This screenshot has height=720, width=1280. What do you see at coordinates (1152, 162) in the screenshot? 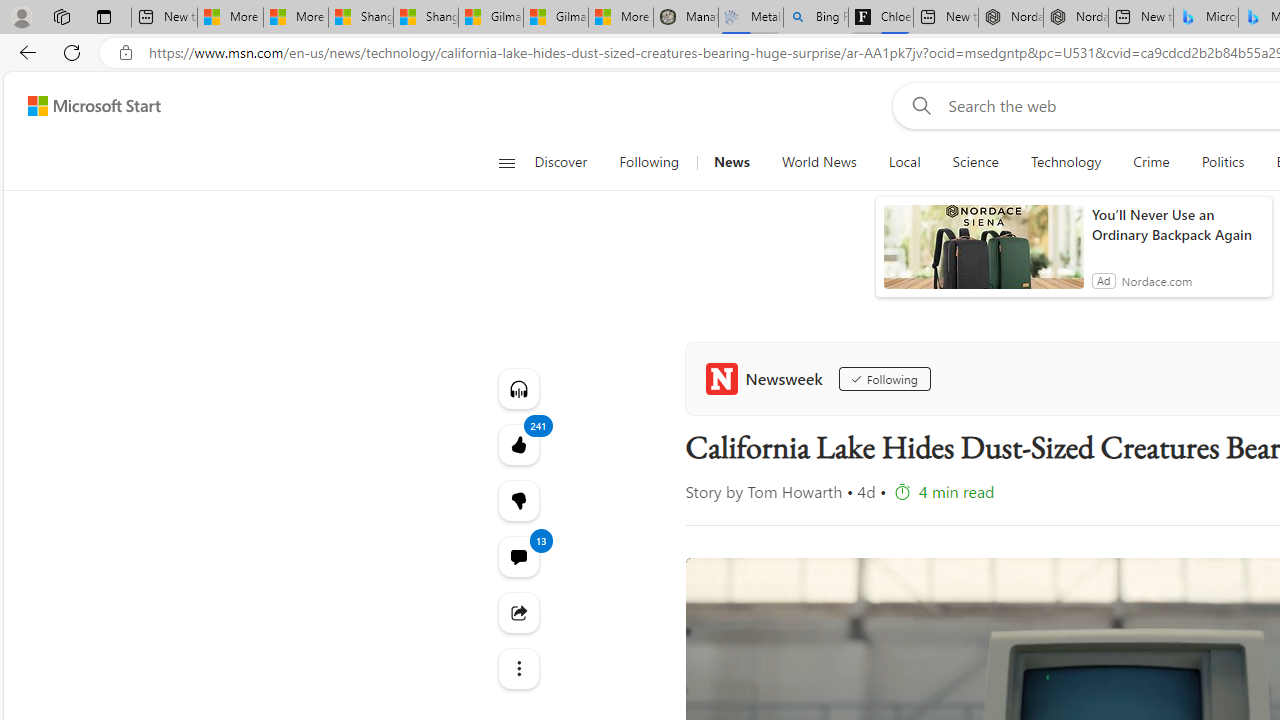
I see `'Crime'` at bounding box center [1152, 162].